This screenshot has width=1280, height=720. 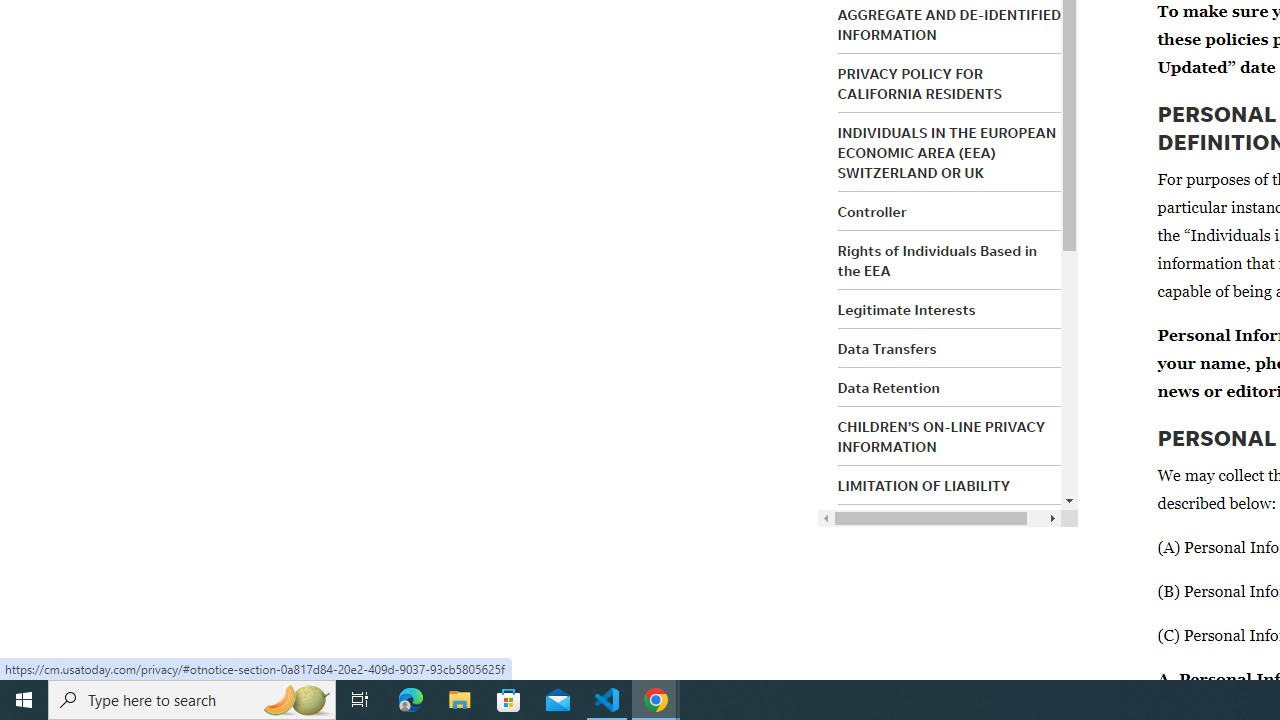 What do you see at coordinates (886, 347) in the screenshot?
I see `'Data Transfers'` at bounding box center [886, 347].